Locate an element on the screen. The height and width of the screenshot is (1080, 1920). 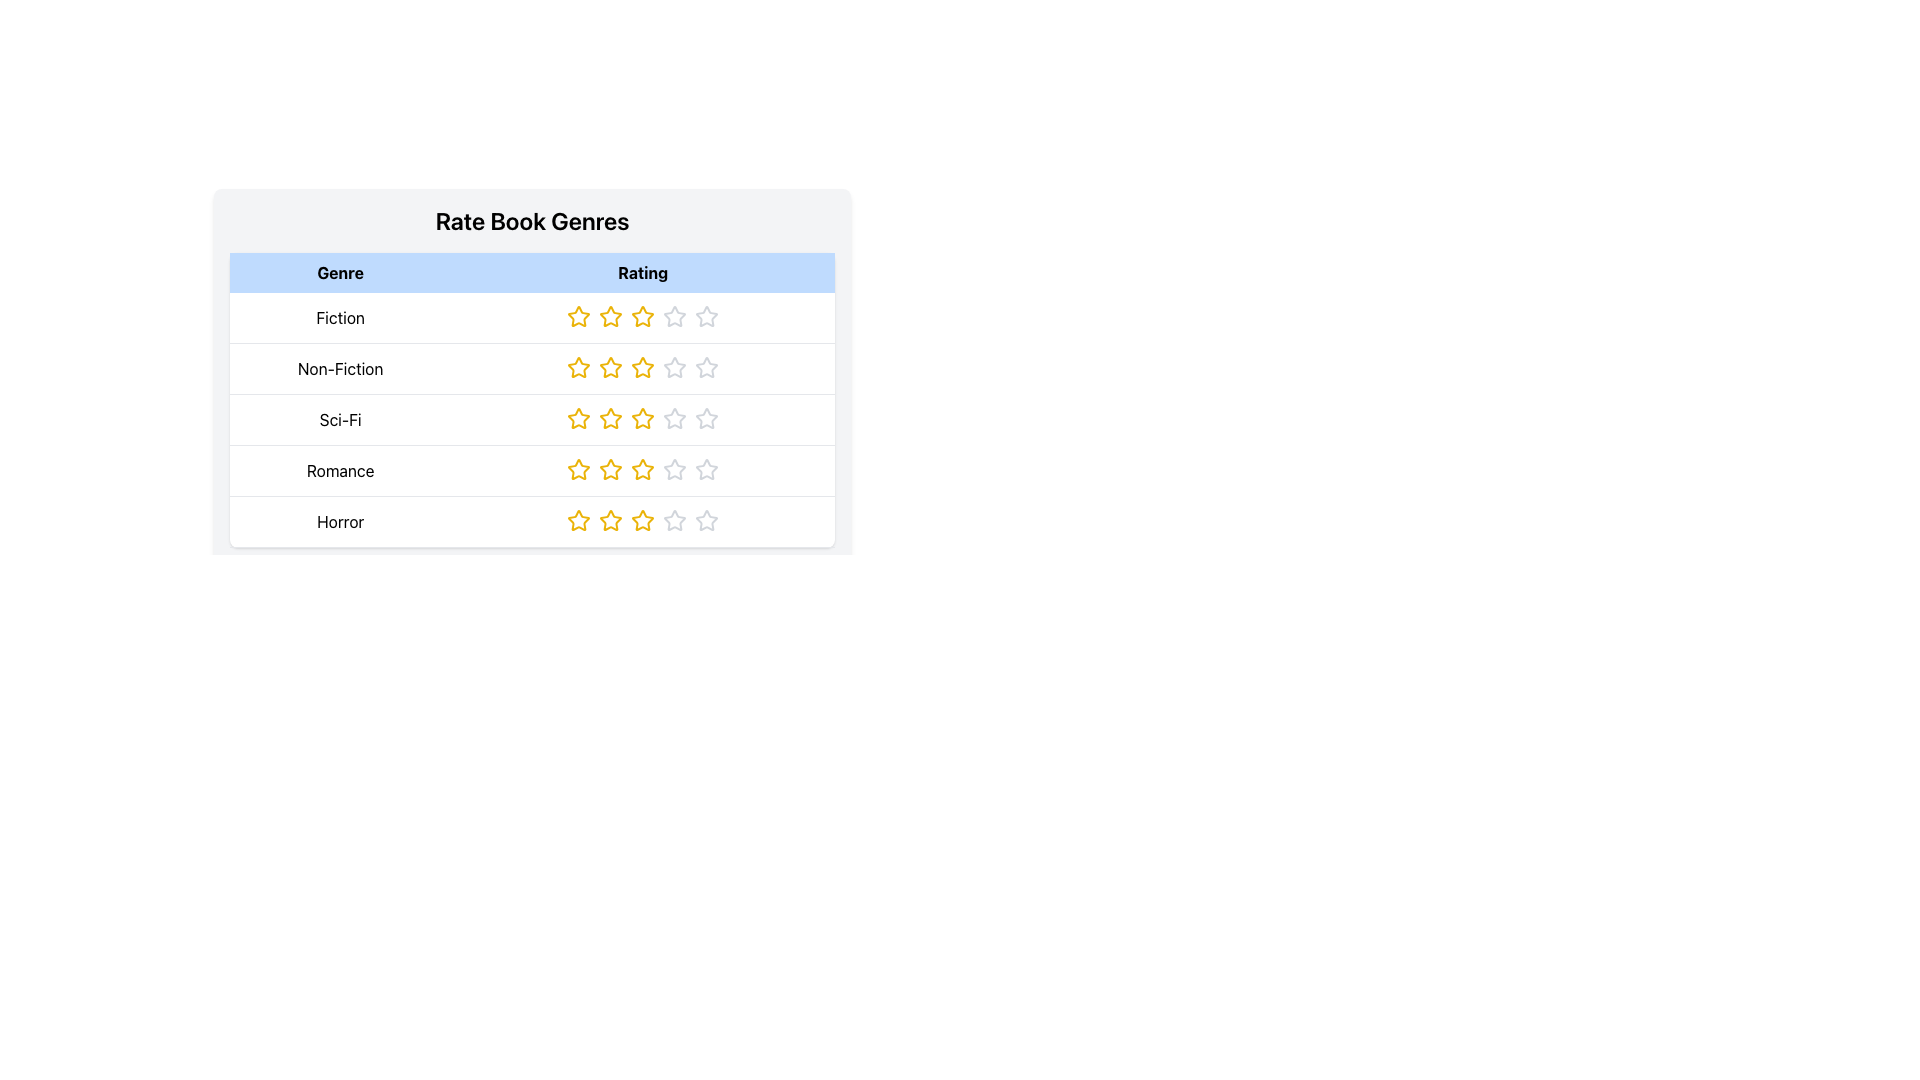
the third yellow star icon in the Romance genre rating section is located at coordinates (610, 470).